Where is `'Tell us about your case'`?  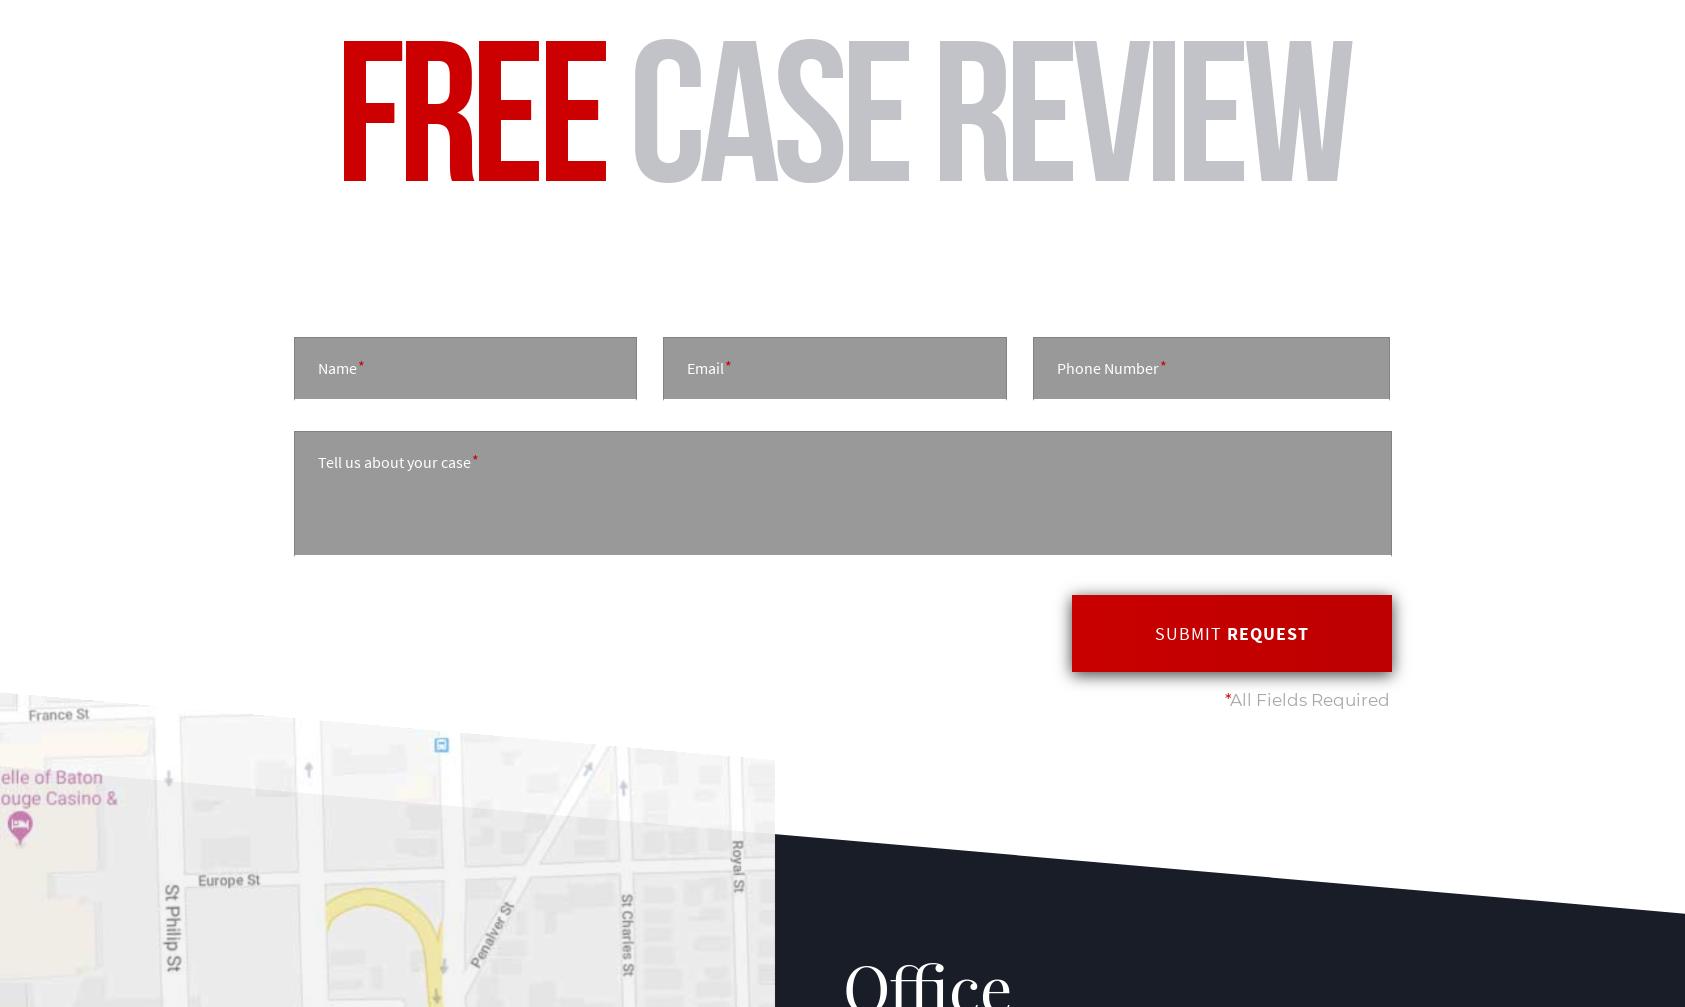
'Tell us about your case' is located at coordinates (392, 462).